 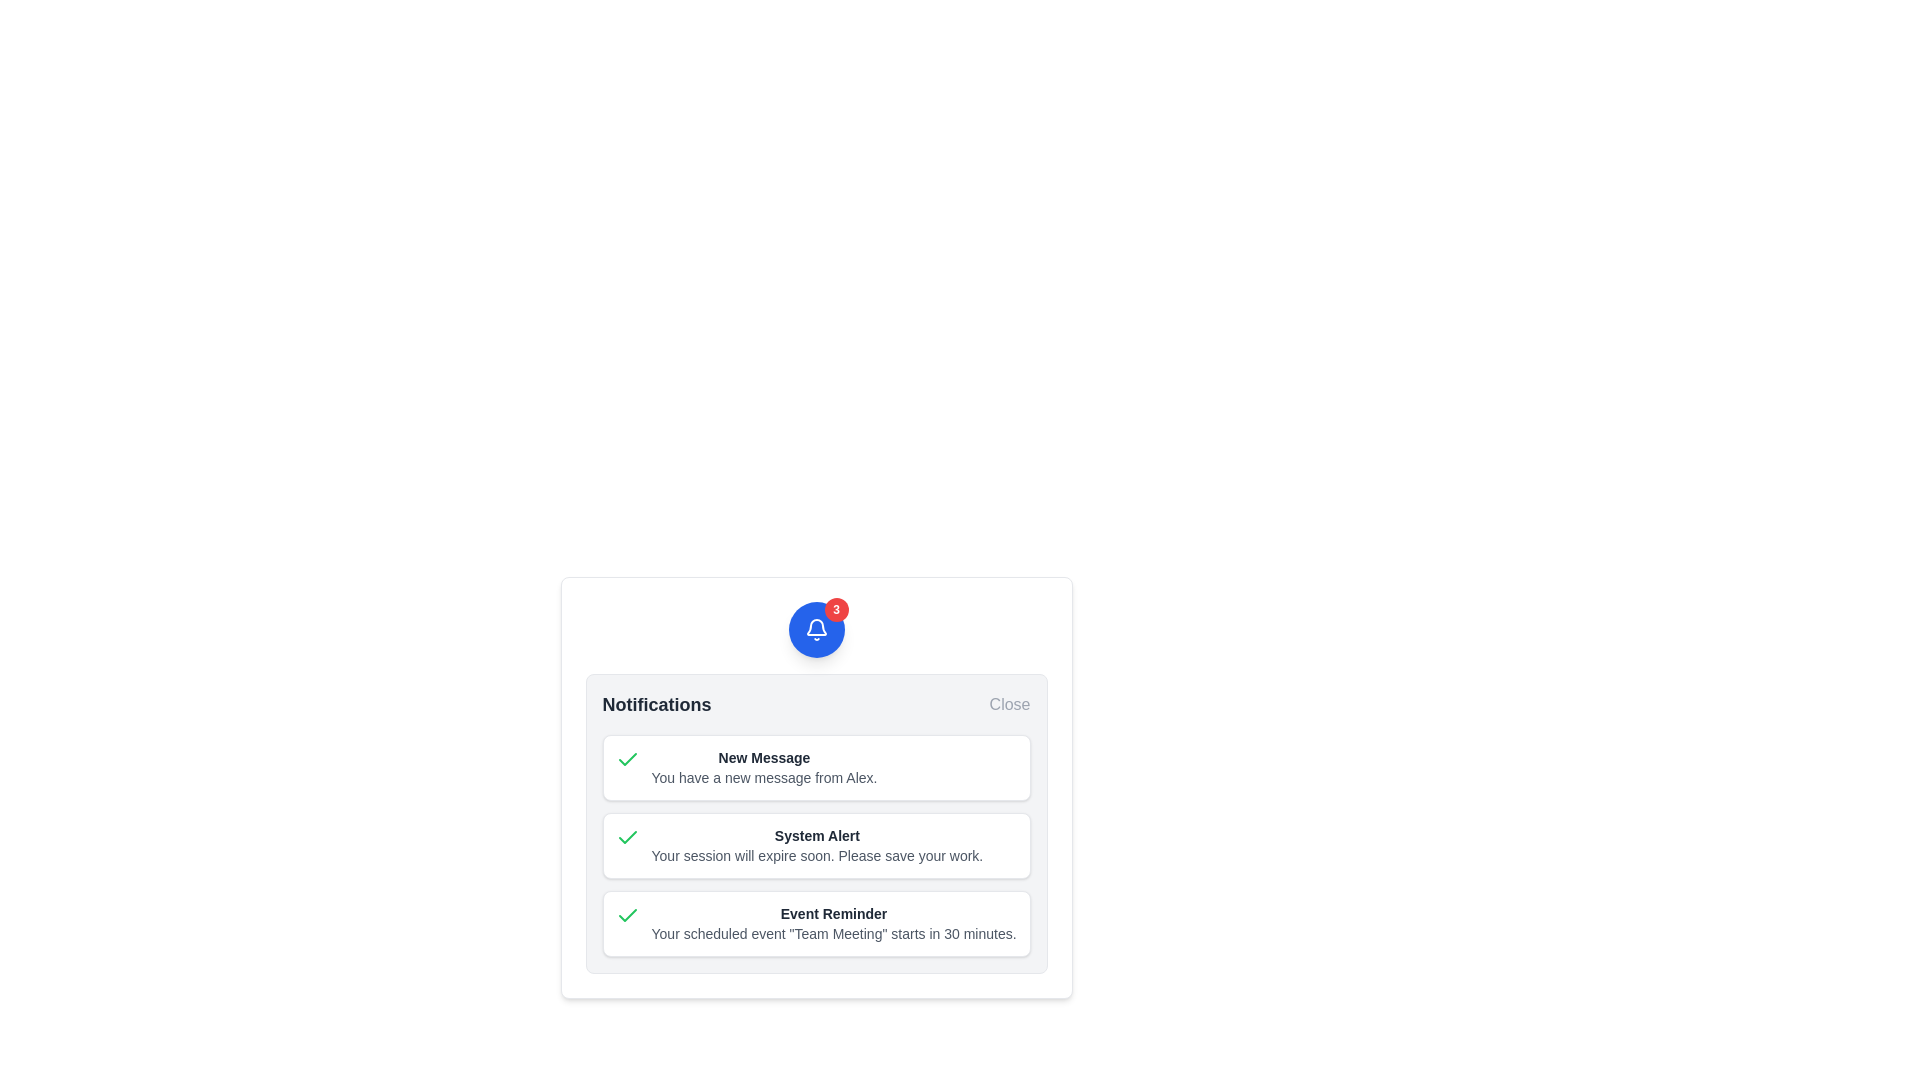 I want to click on text block that displays the message 'Your session will expire soon. Please save your work.' located beneath the 'System Alert' label in the alert notification, so click(x=817, y=855).